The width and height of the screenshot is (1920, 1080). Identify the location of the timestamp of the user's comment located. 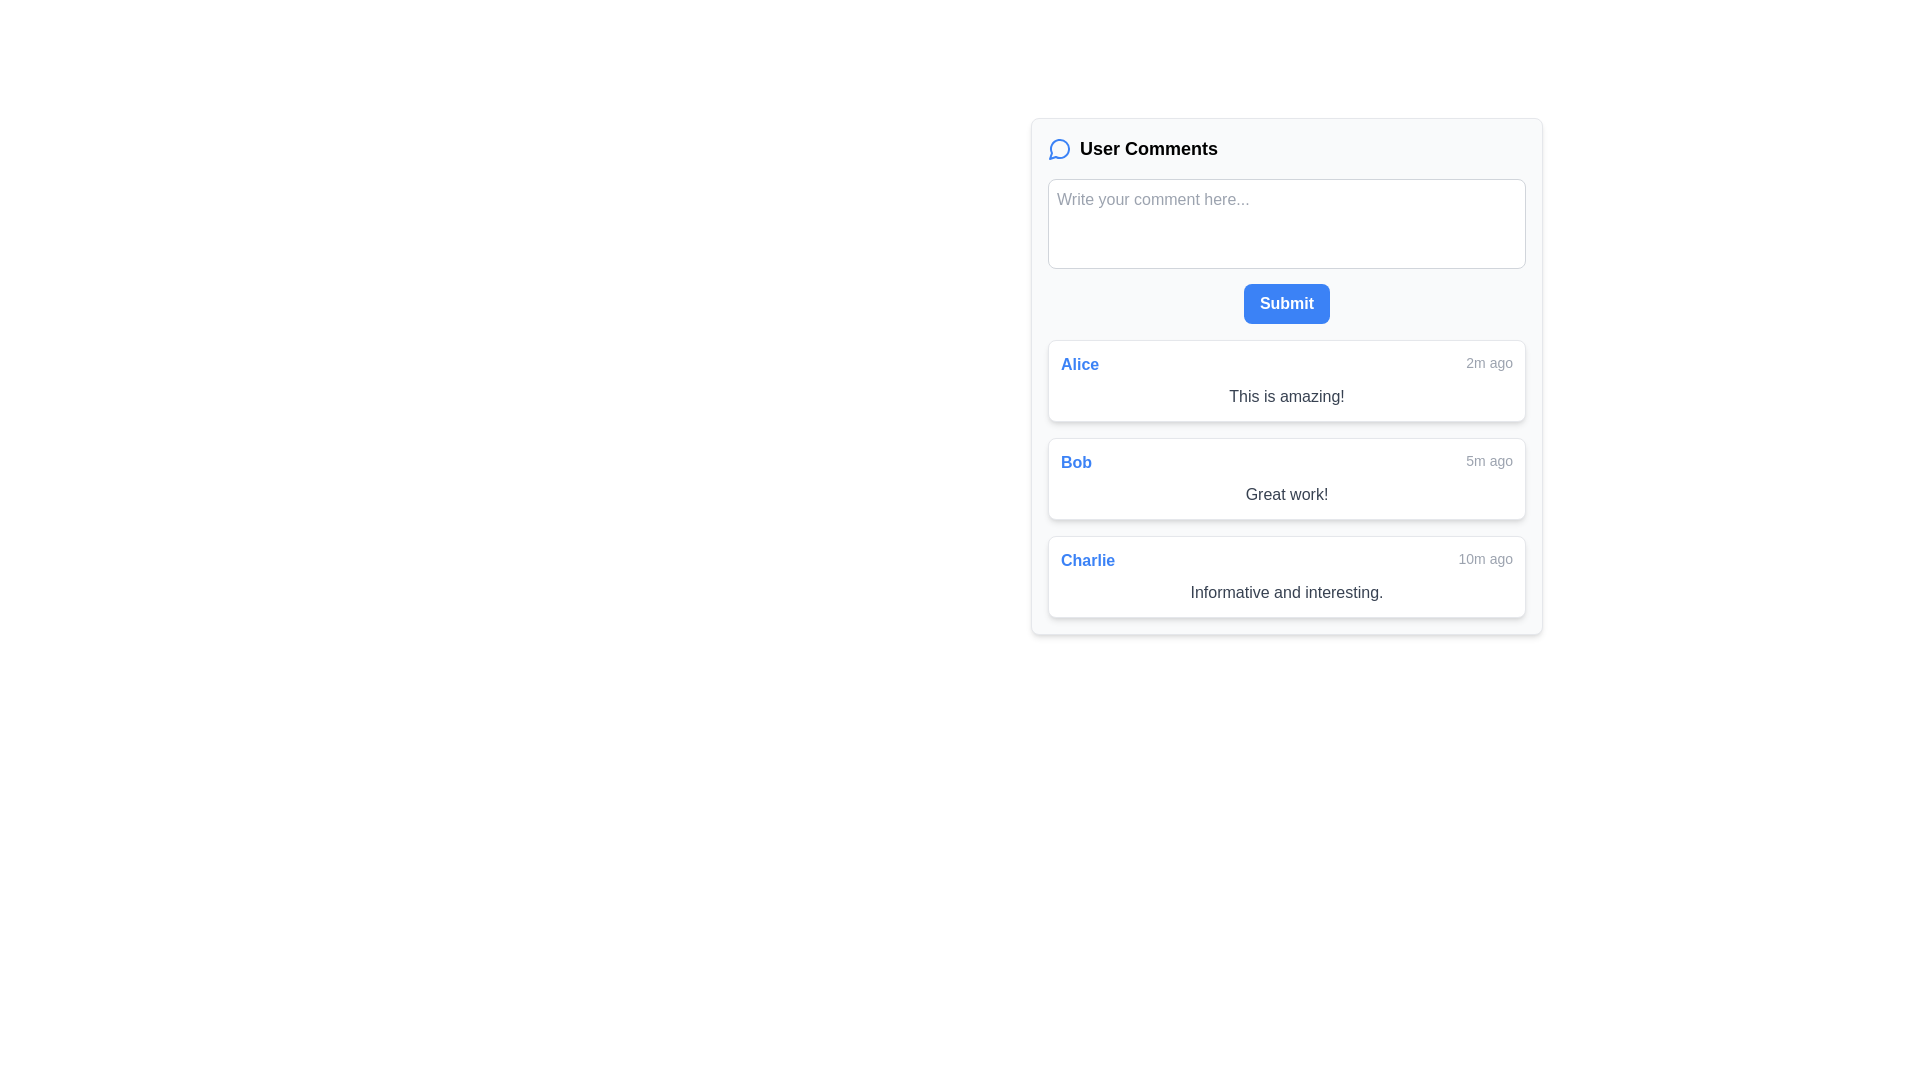
(1286, 478).